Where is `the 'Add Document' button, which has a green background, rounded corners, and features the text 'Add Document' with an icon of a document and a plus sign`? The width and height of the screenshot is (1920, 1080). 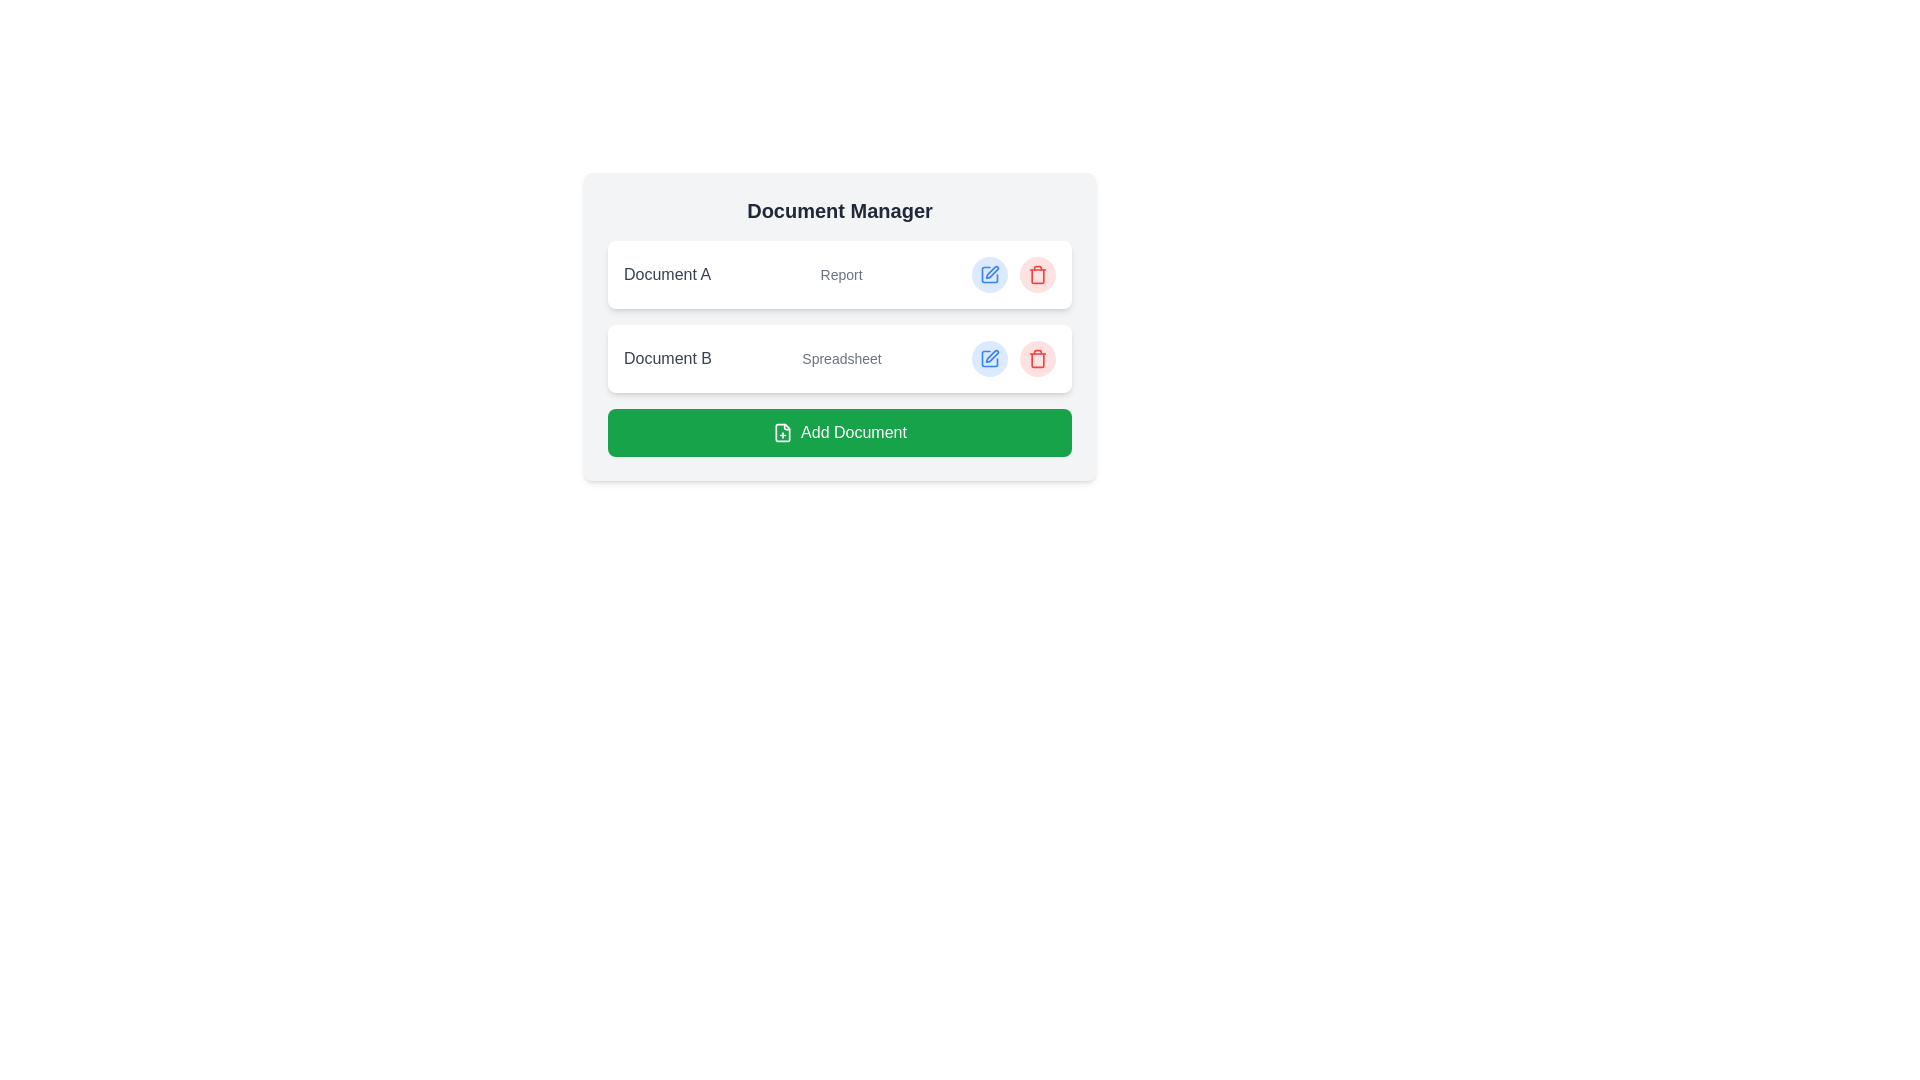 the 'Add Document' button, which has a green background, rounded corners, and features the text 'Add Document' with an icon of a document and a plus sign is located at coordinates (840, 431).